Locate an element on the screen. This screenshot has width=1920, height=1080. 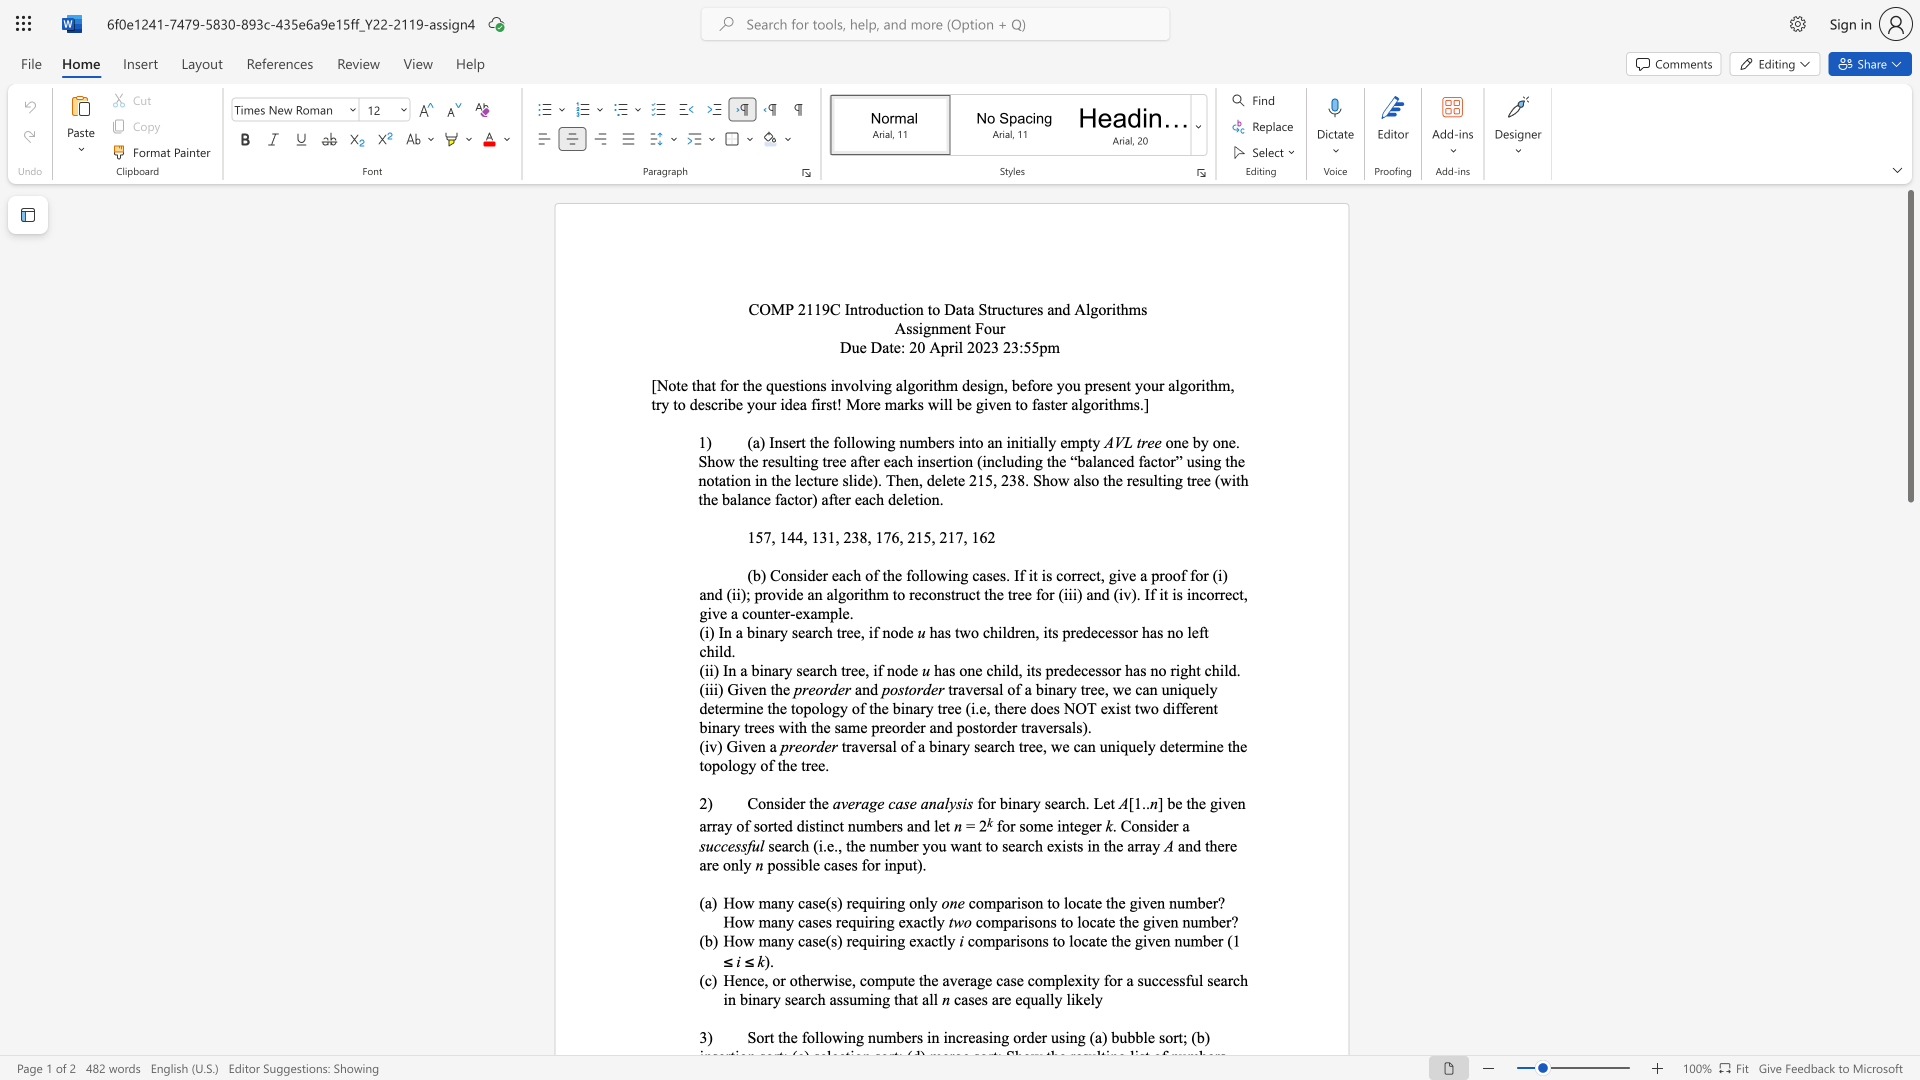
the subset text "mber (" within the text "comparisons to locate the given number (1" is located at coordinates (1190, 941).